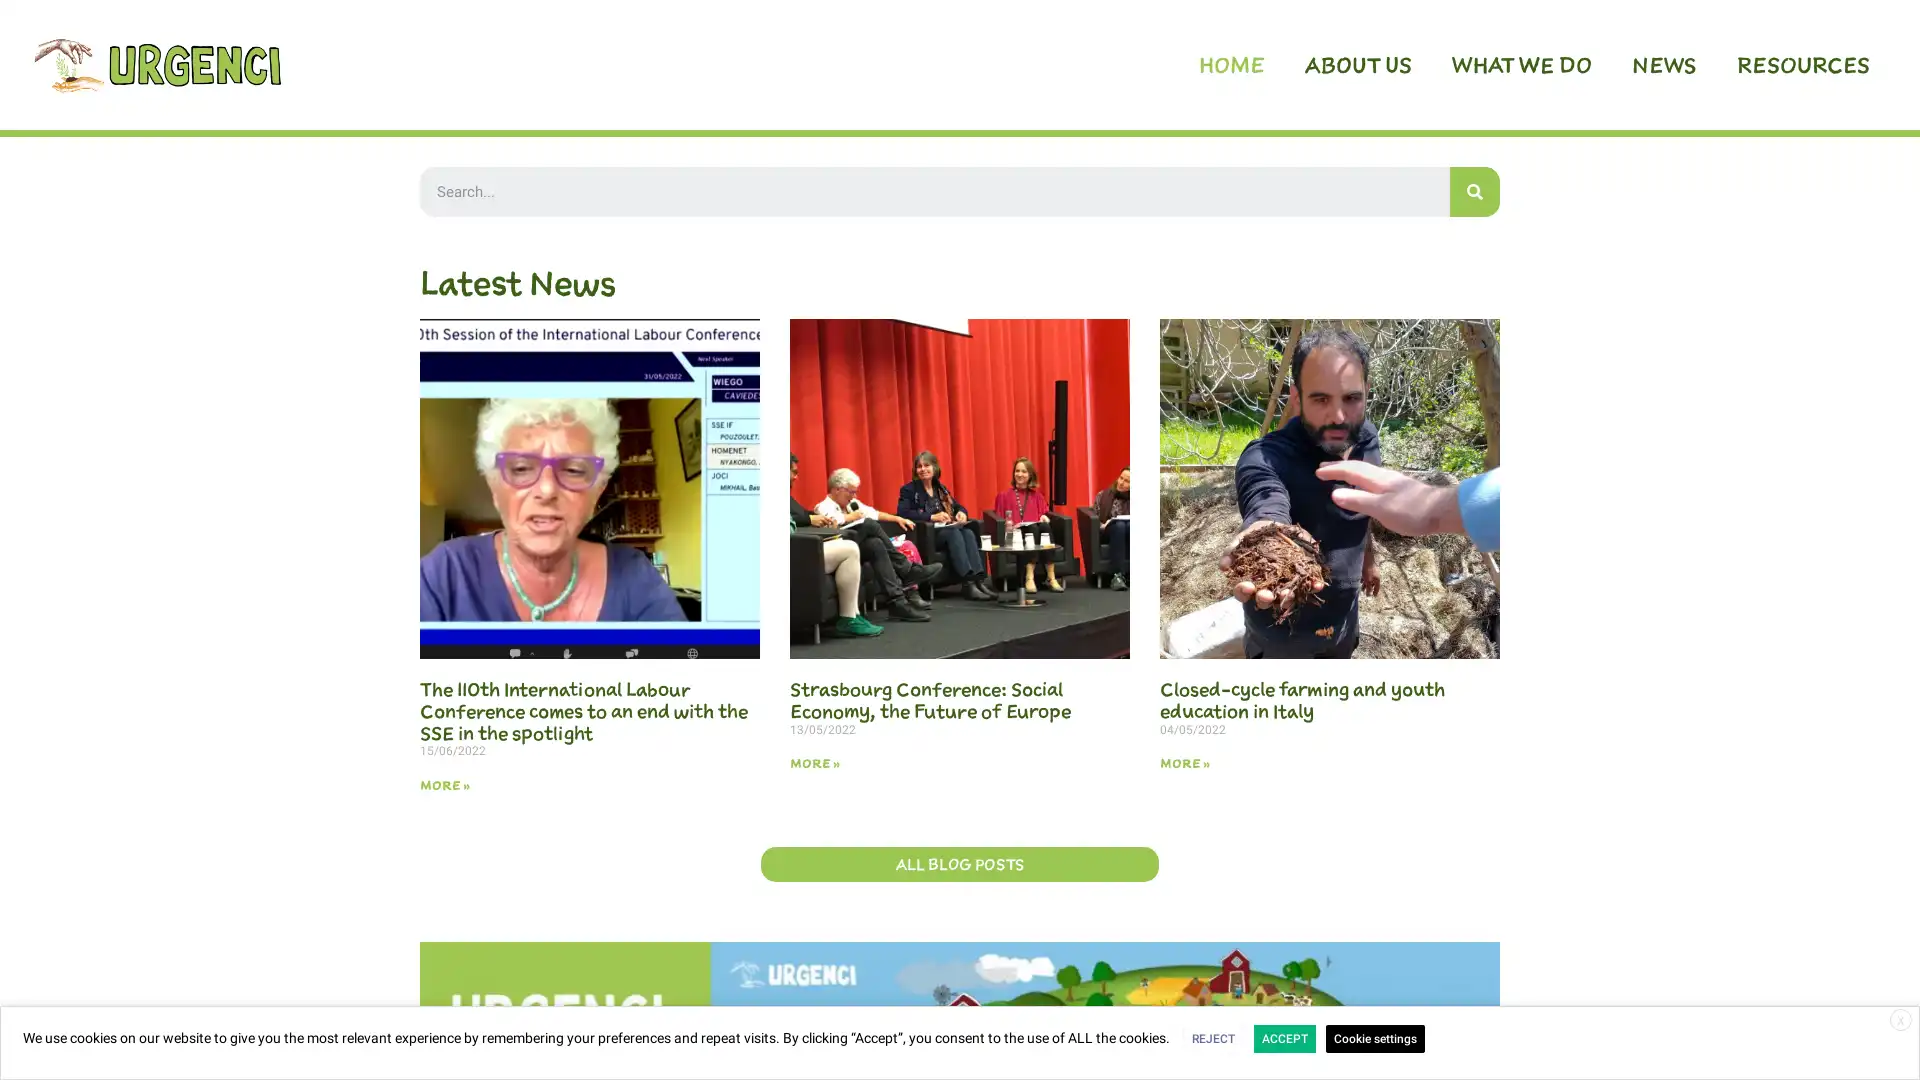 The width and height of the screenshot is (1920, 1080). Describe the element at coordinates (960, 862) in the screenshot. I see `ALL BLOG POSTS` at that location.